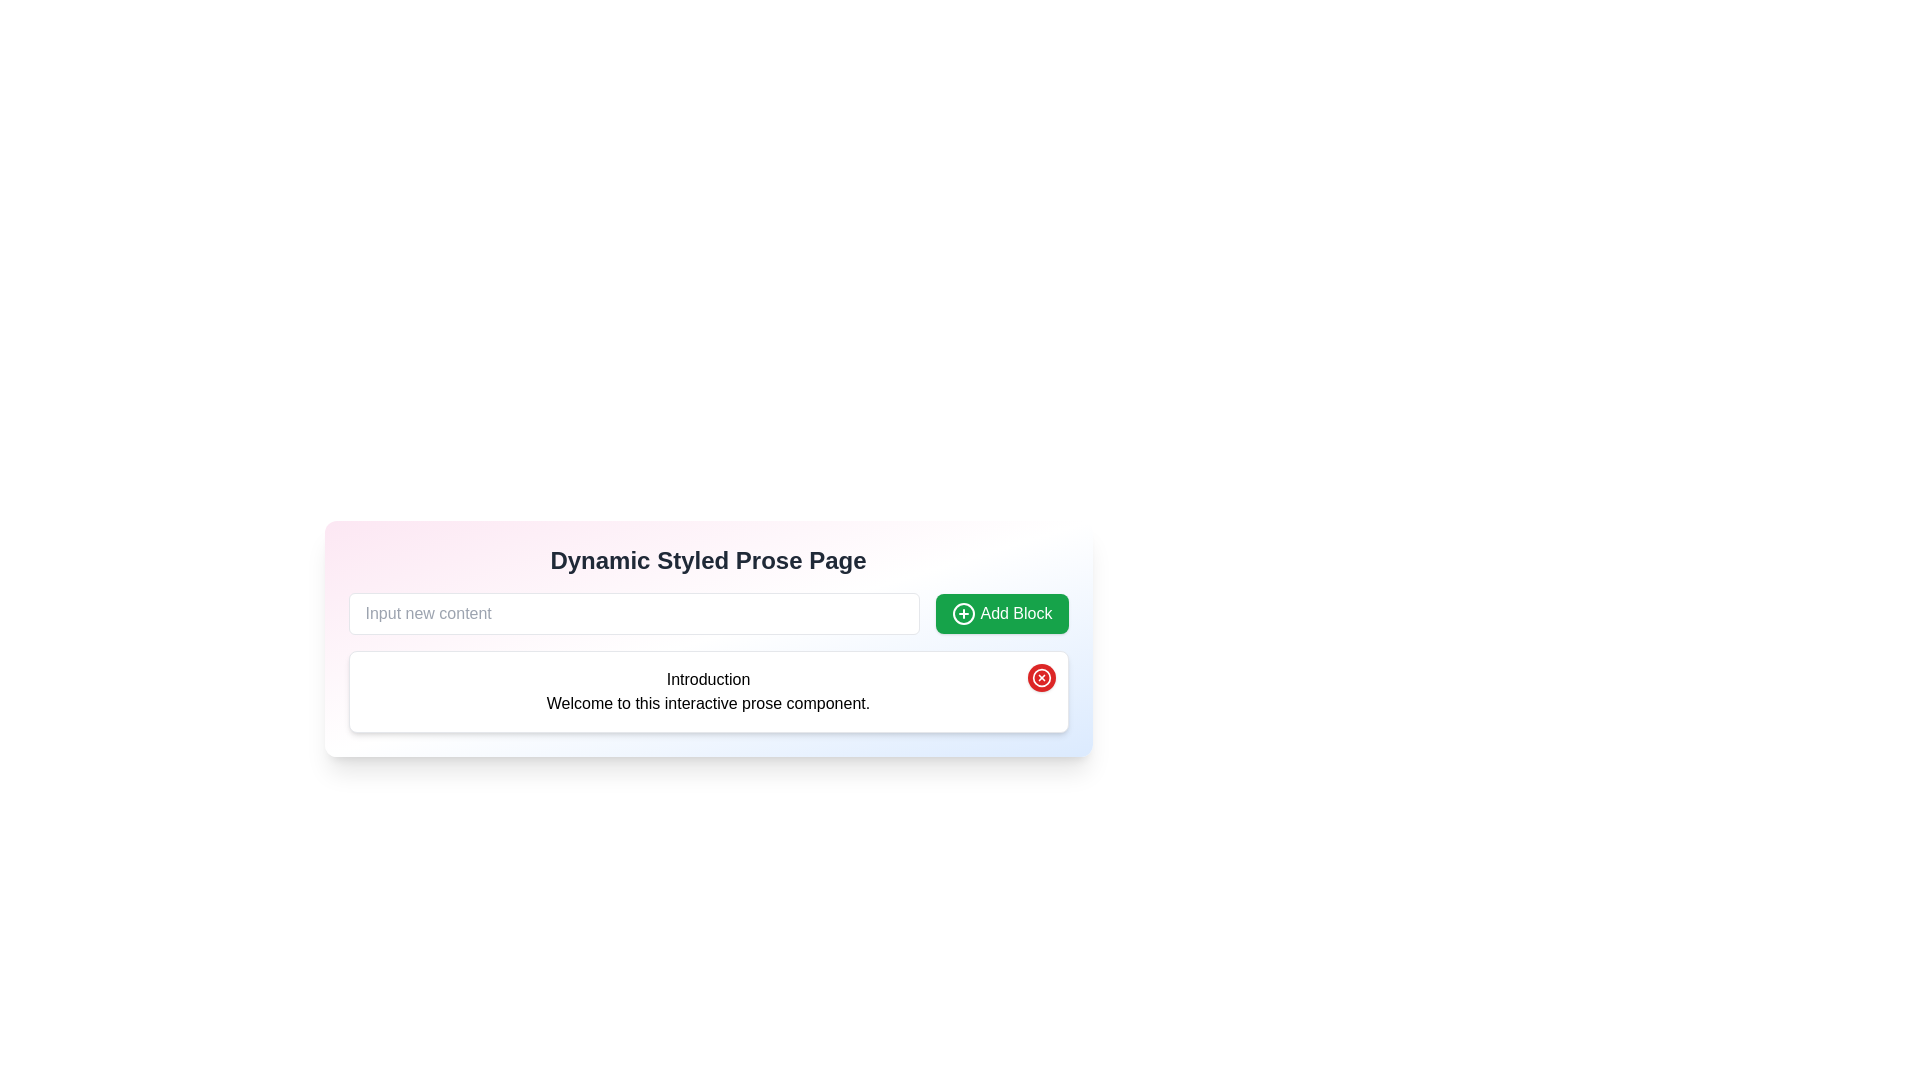  What do you see at coordinates (1040, 677) in the screenshot?
I see `the Circle SVG element located in the bottom-right corner of the white card` at bounding box center [1040, 677].